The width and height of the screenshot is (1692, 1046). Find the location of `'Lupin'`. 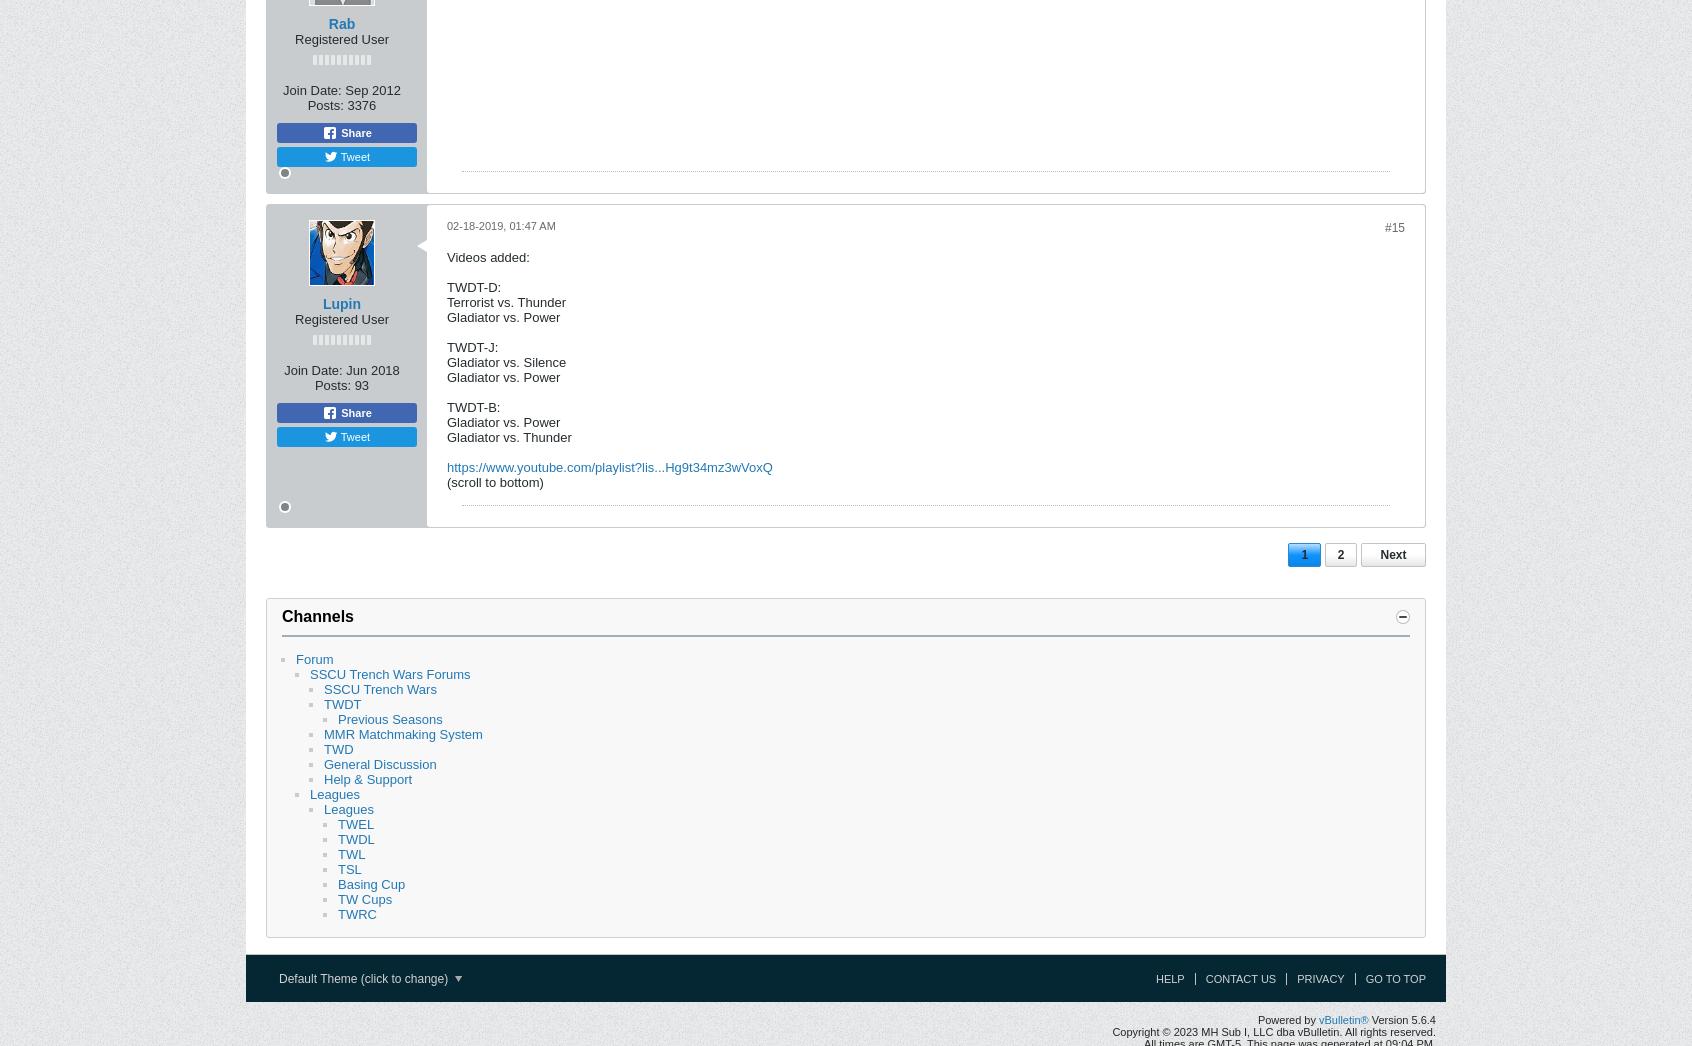

'Lupin' is located at coordinates (340, 303).